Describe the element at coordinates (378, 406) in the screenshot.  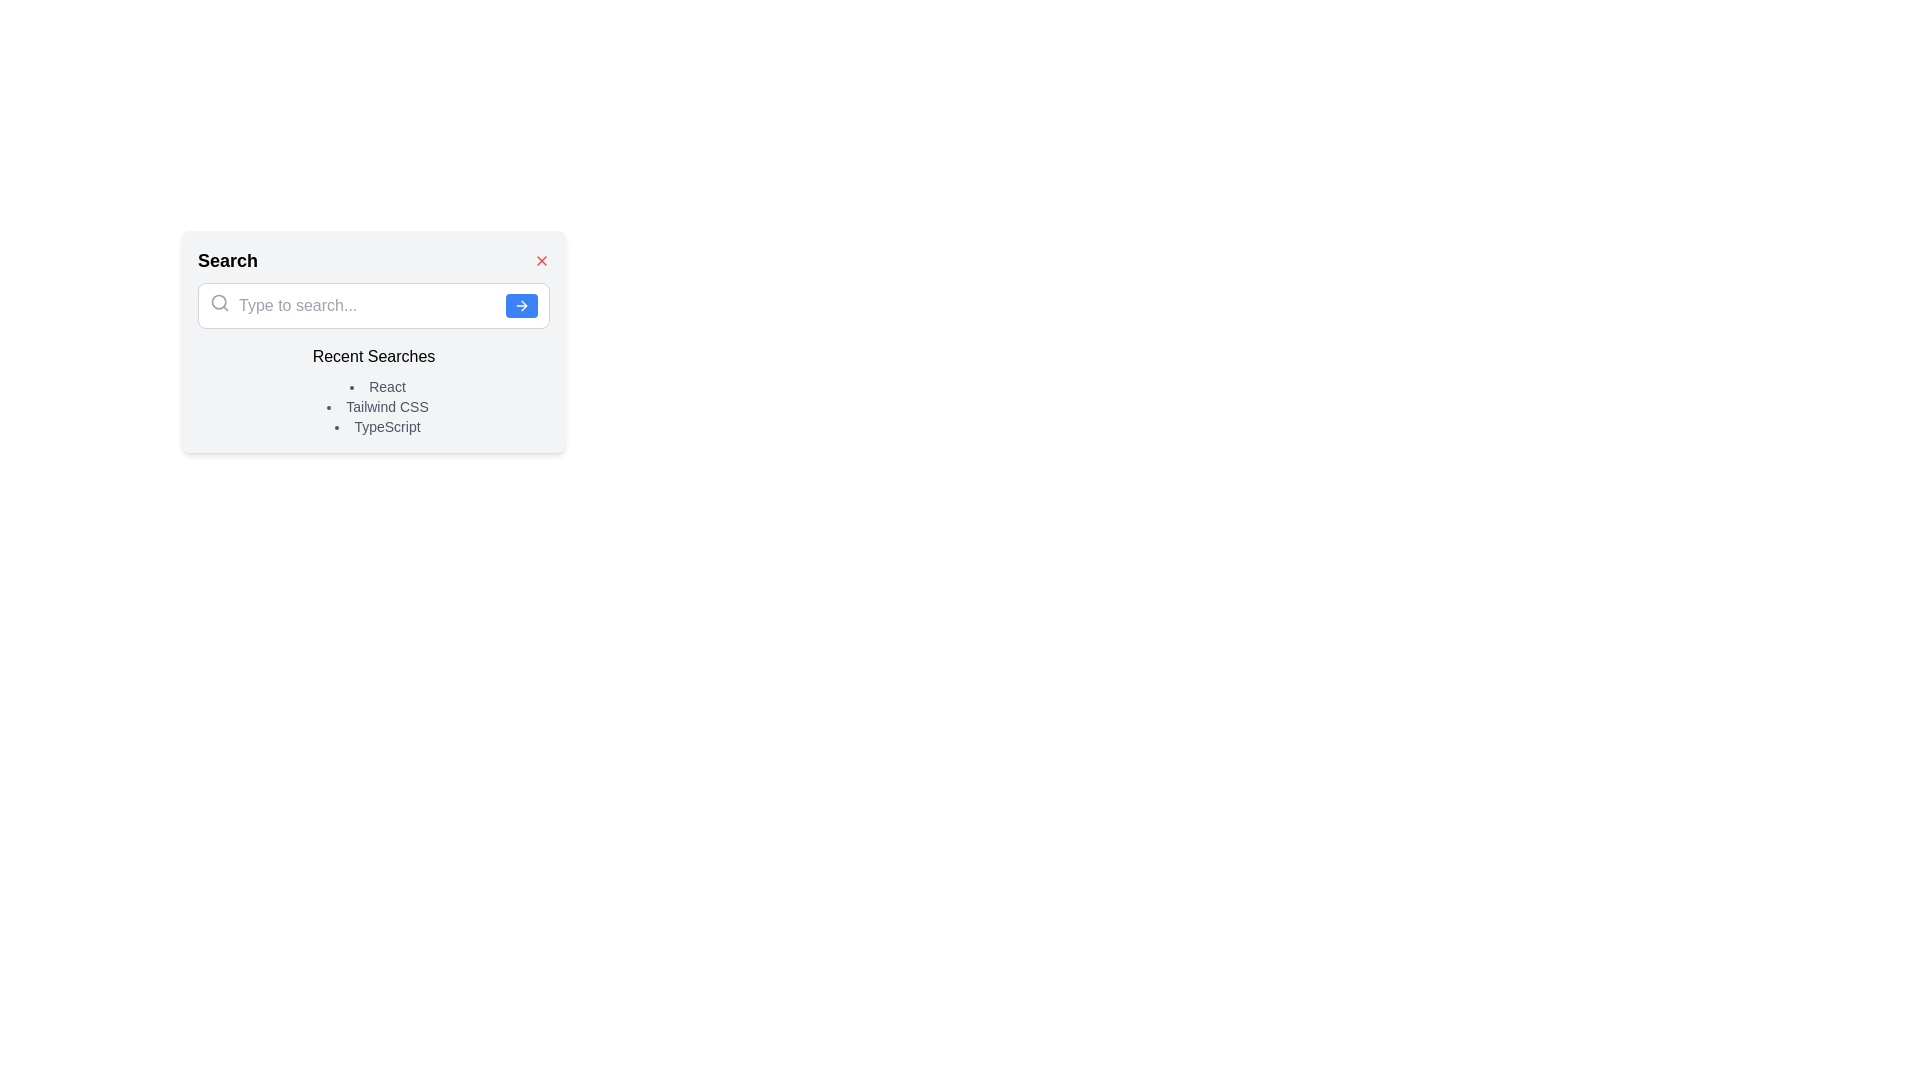
I see `the text label displaying 'Tailwind CSS', which is the second item in the vertical bullet point list under 'Recent Searches'` at that location.